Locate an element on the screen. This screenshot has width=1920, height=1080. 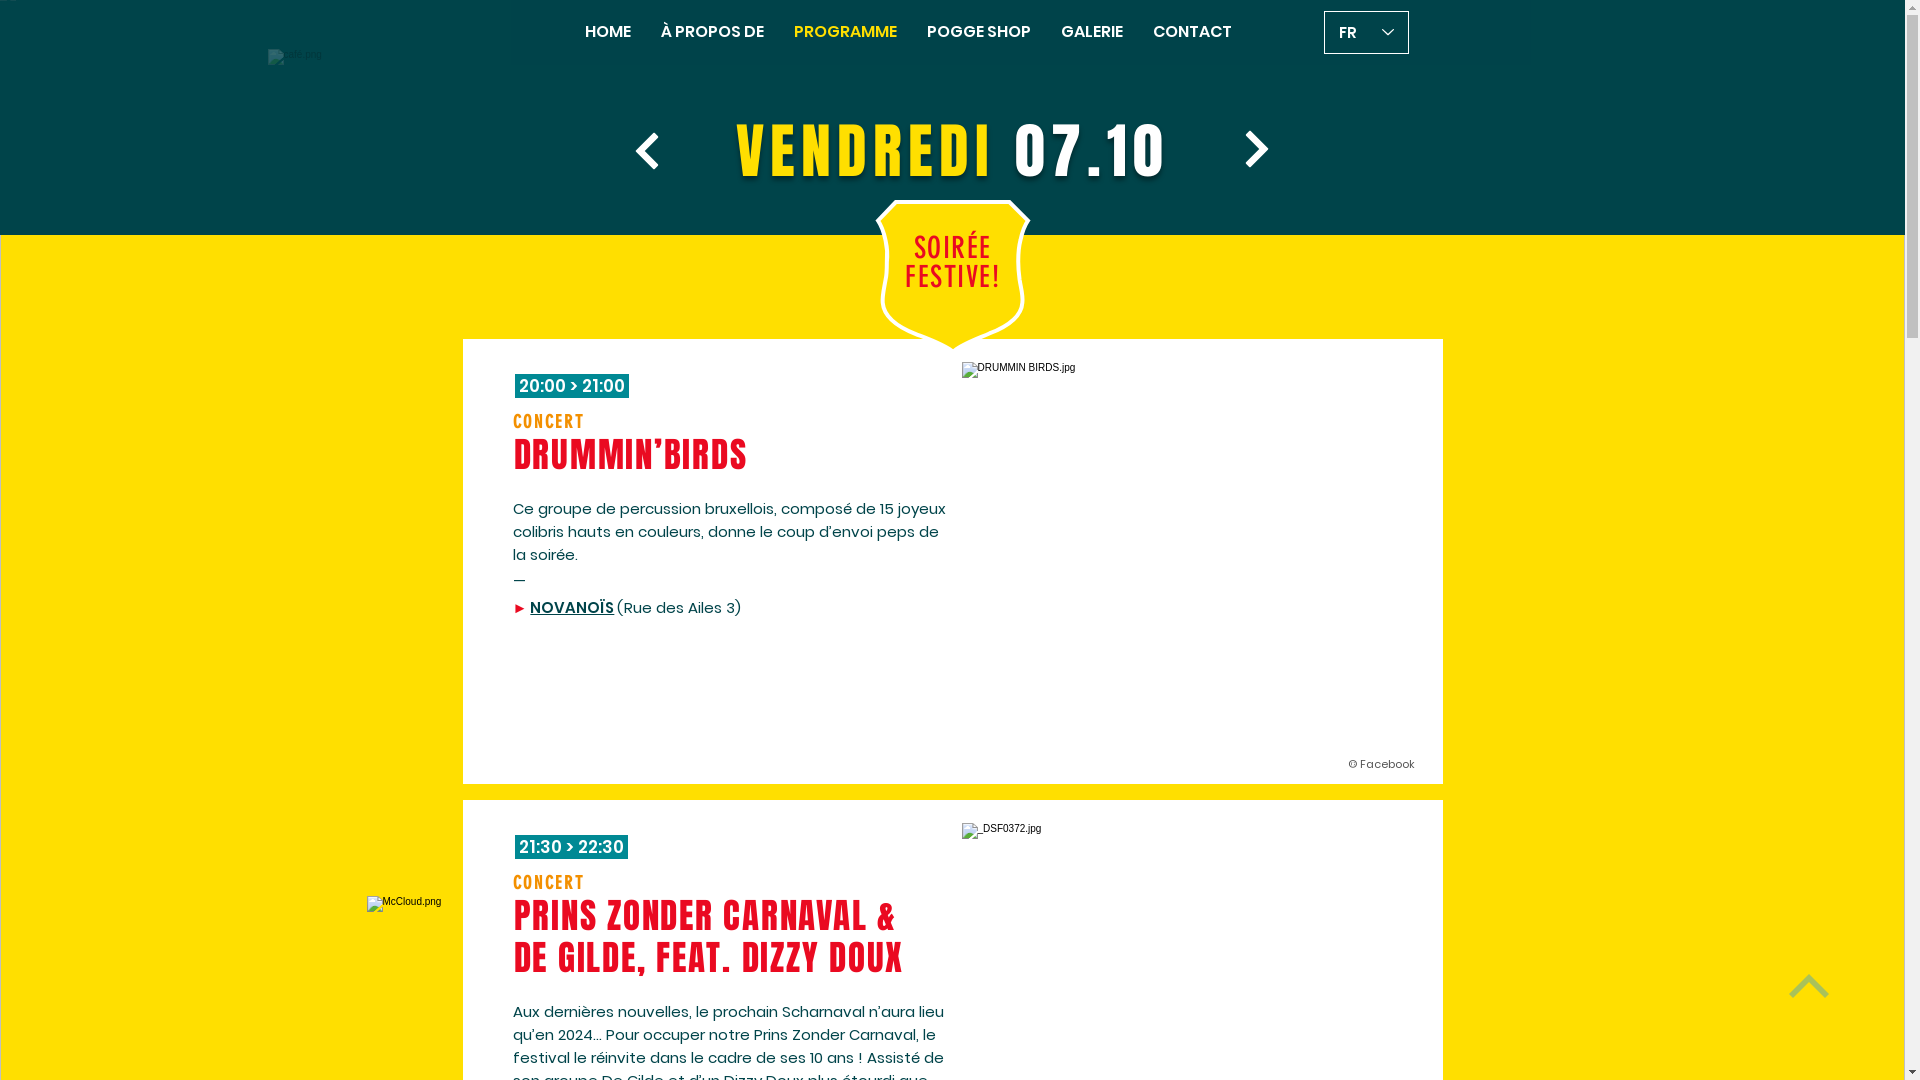
'GALERIE' is located at coordinates (1090, 31).